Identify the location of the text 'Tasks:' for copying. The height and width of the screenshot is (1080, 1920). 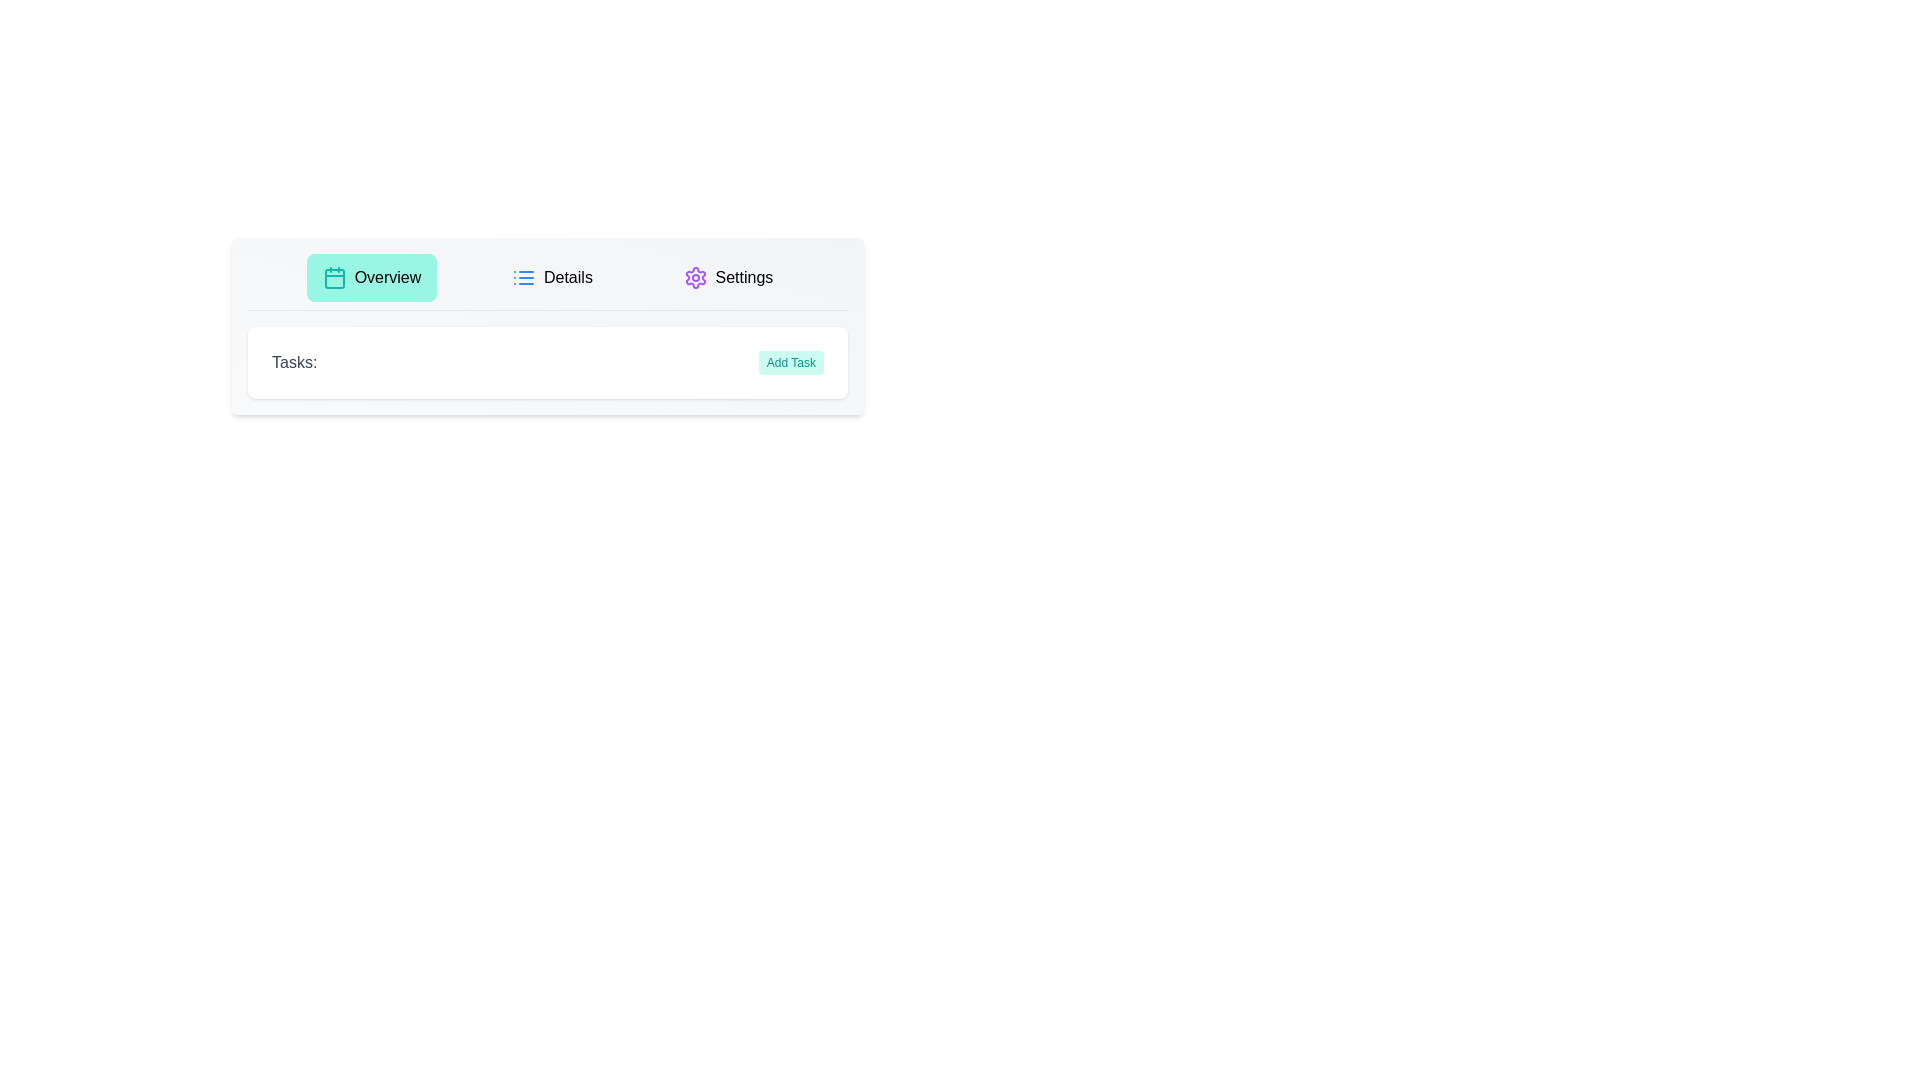
(293, 362).